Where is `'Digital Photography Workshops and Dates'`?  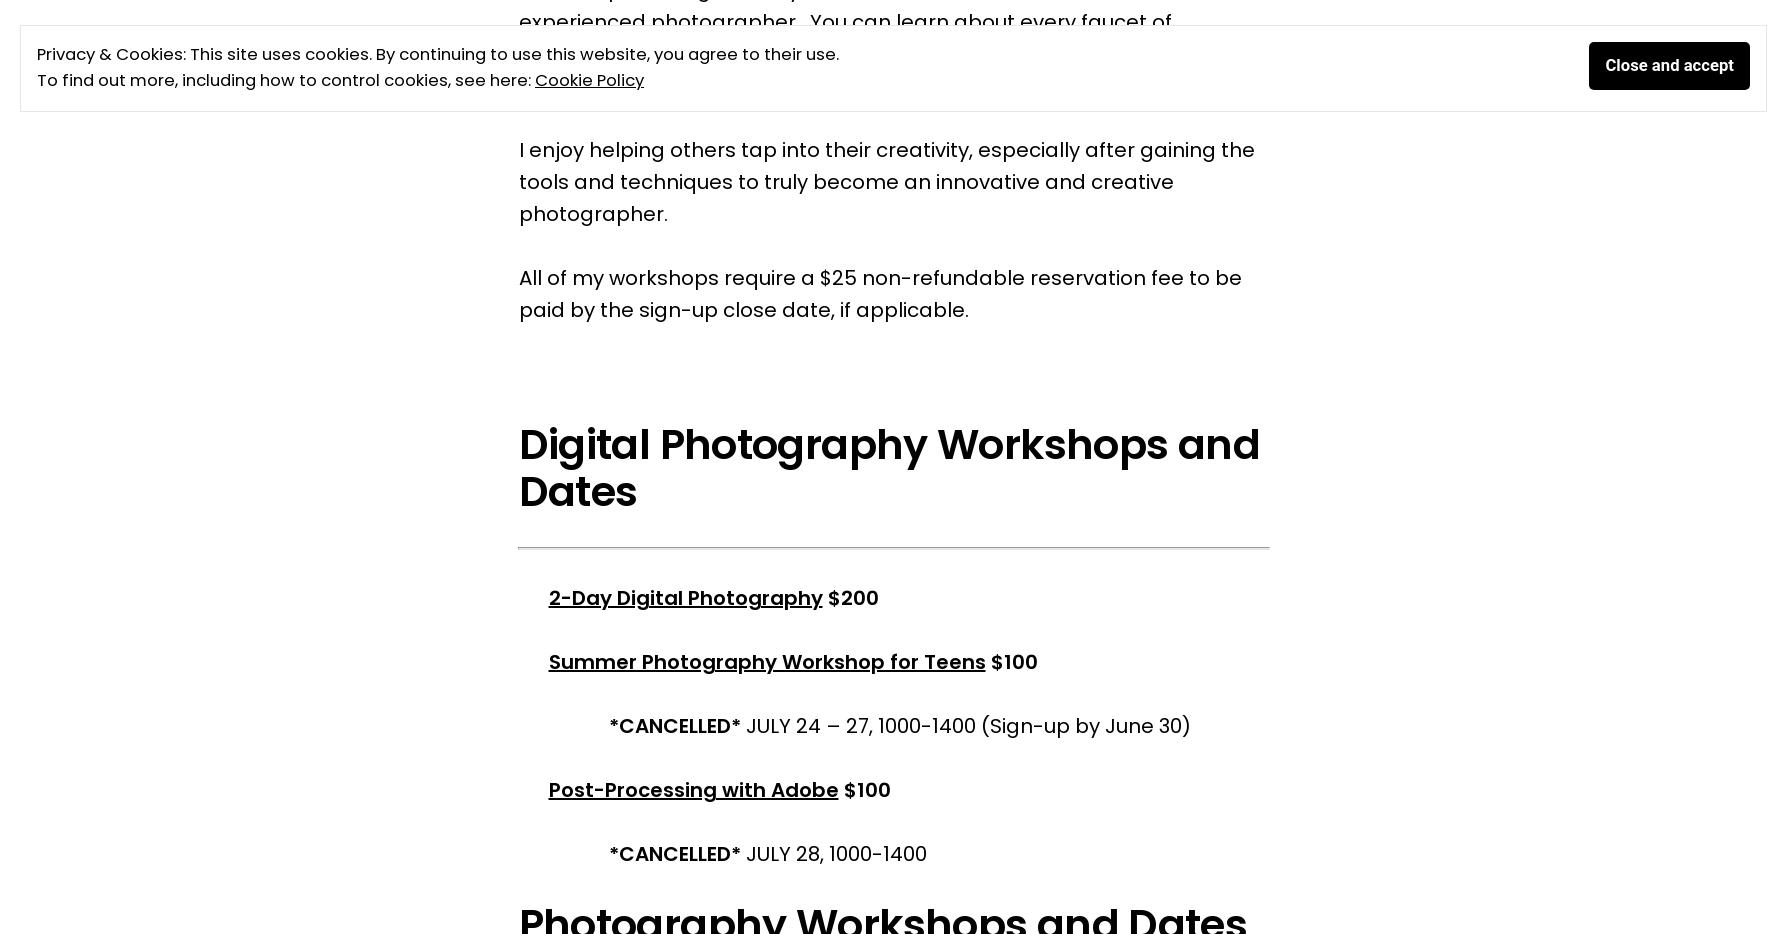
'Digital Photography Workshops and Dates' is located at coordinates (888, 467).